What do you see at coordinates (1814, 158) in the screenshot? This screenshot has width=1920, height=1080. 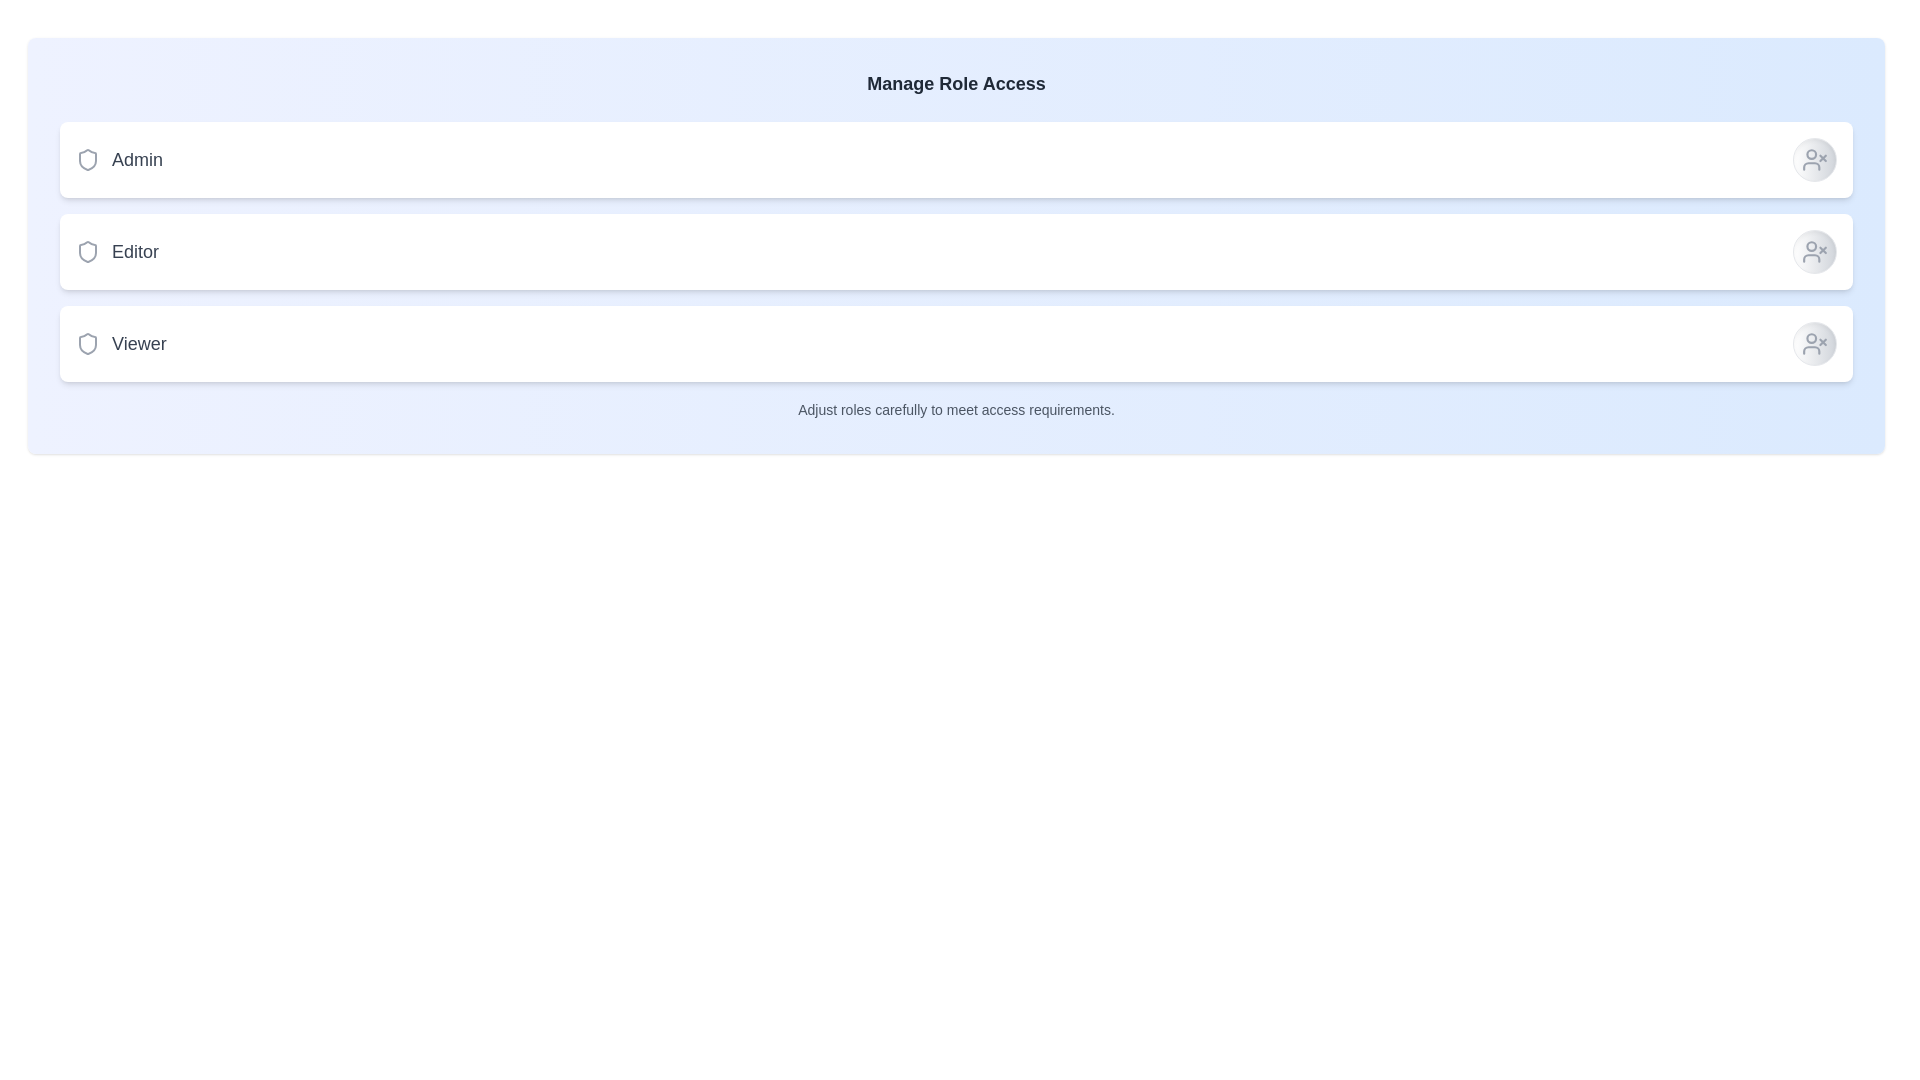 I see `the user icon with an 'X' overlay located to the far right of the 'Admin' label in the first row of the user roles list` at bounding box center [1814, 158].